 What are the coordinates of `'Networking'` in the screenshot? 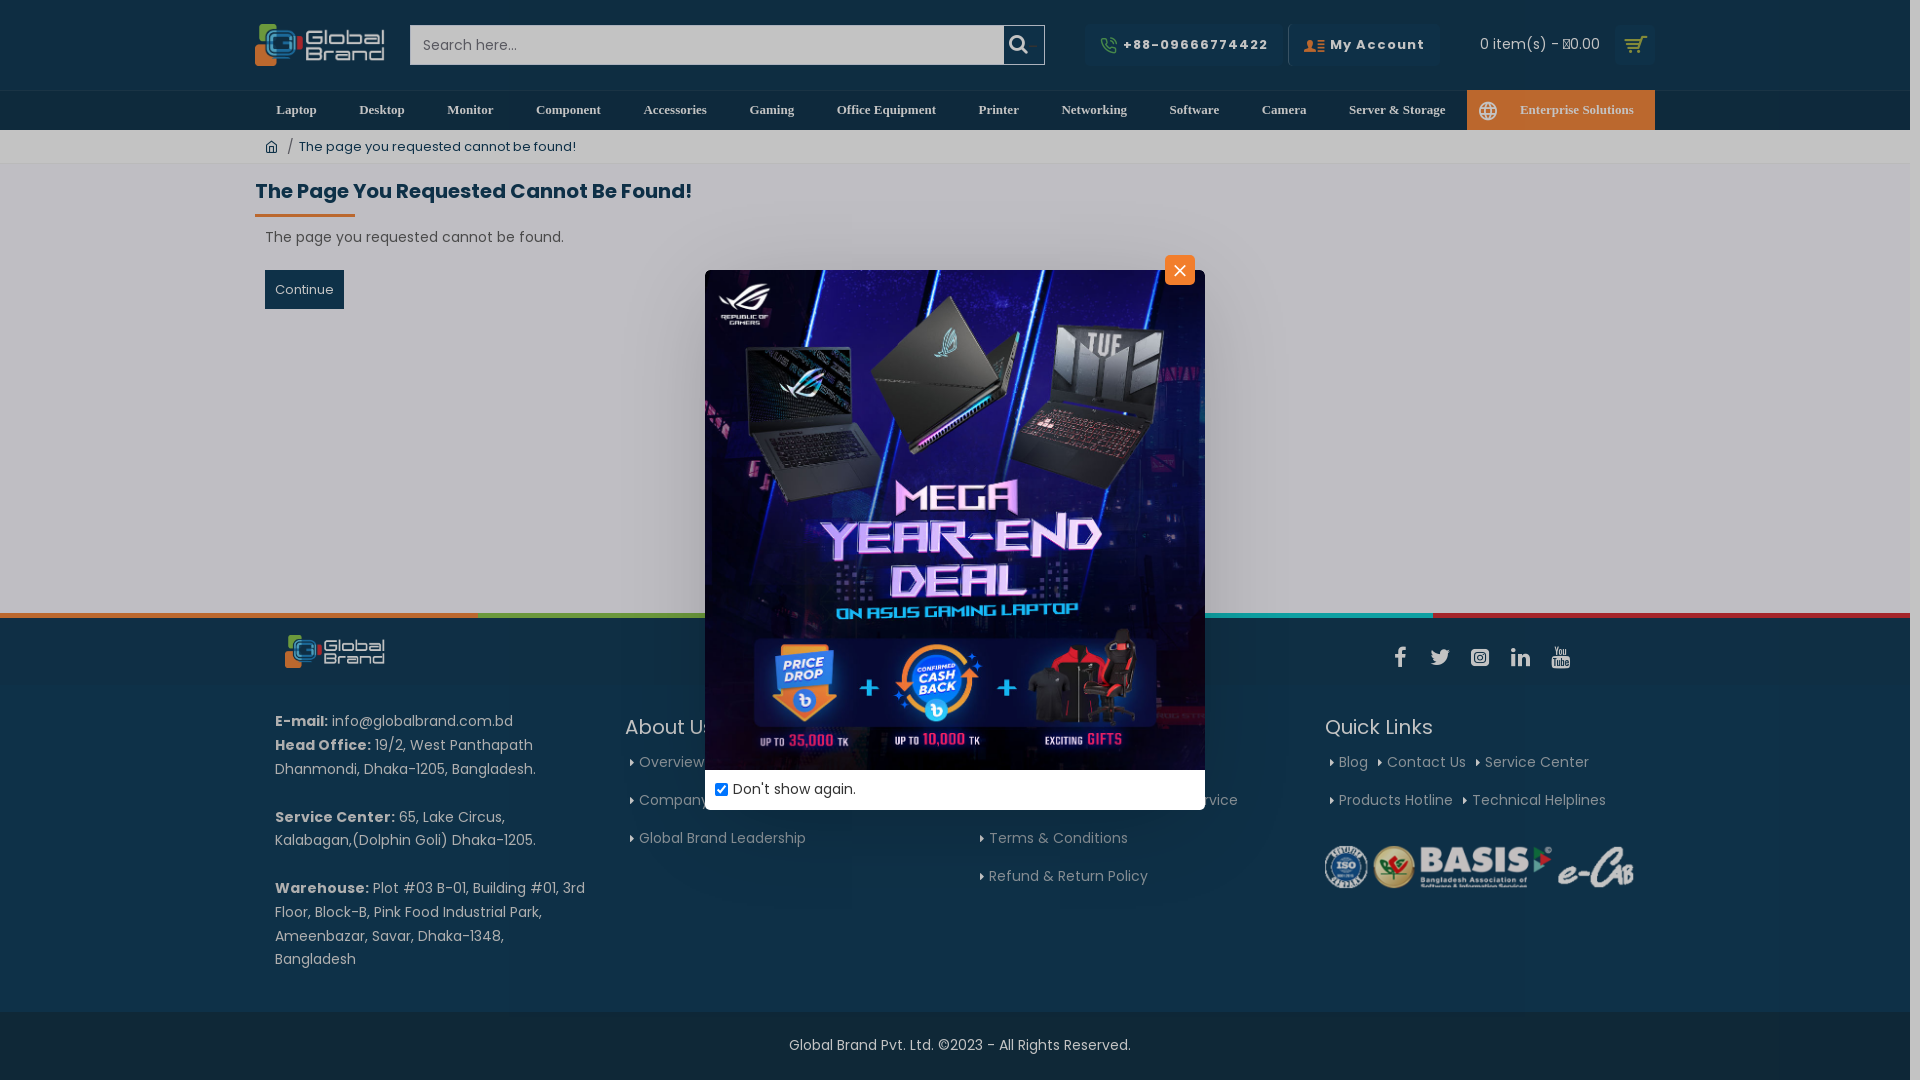 It's located at (1093, 110).